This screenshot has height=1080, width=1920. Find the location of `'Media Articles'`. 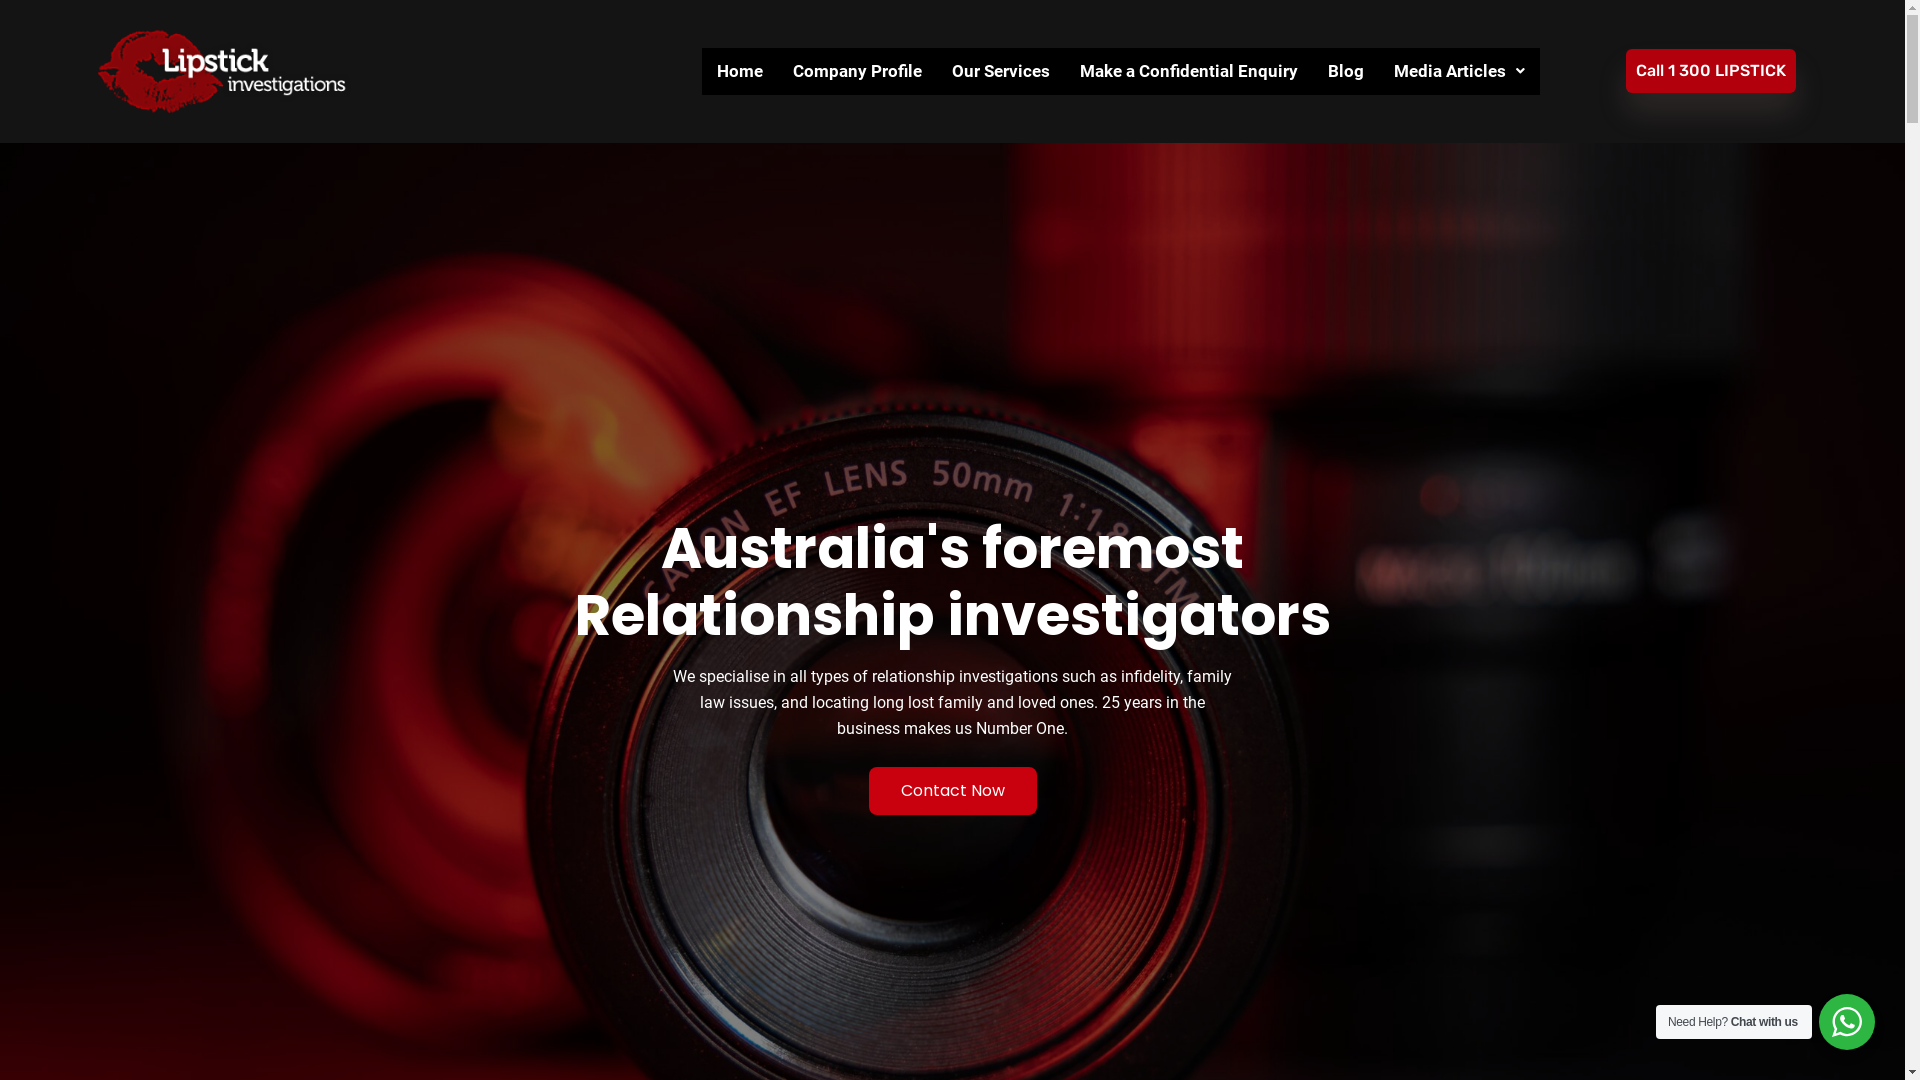

'Media Articles' is located at coordinates (1459, 70).